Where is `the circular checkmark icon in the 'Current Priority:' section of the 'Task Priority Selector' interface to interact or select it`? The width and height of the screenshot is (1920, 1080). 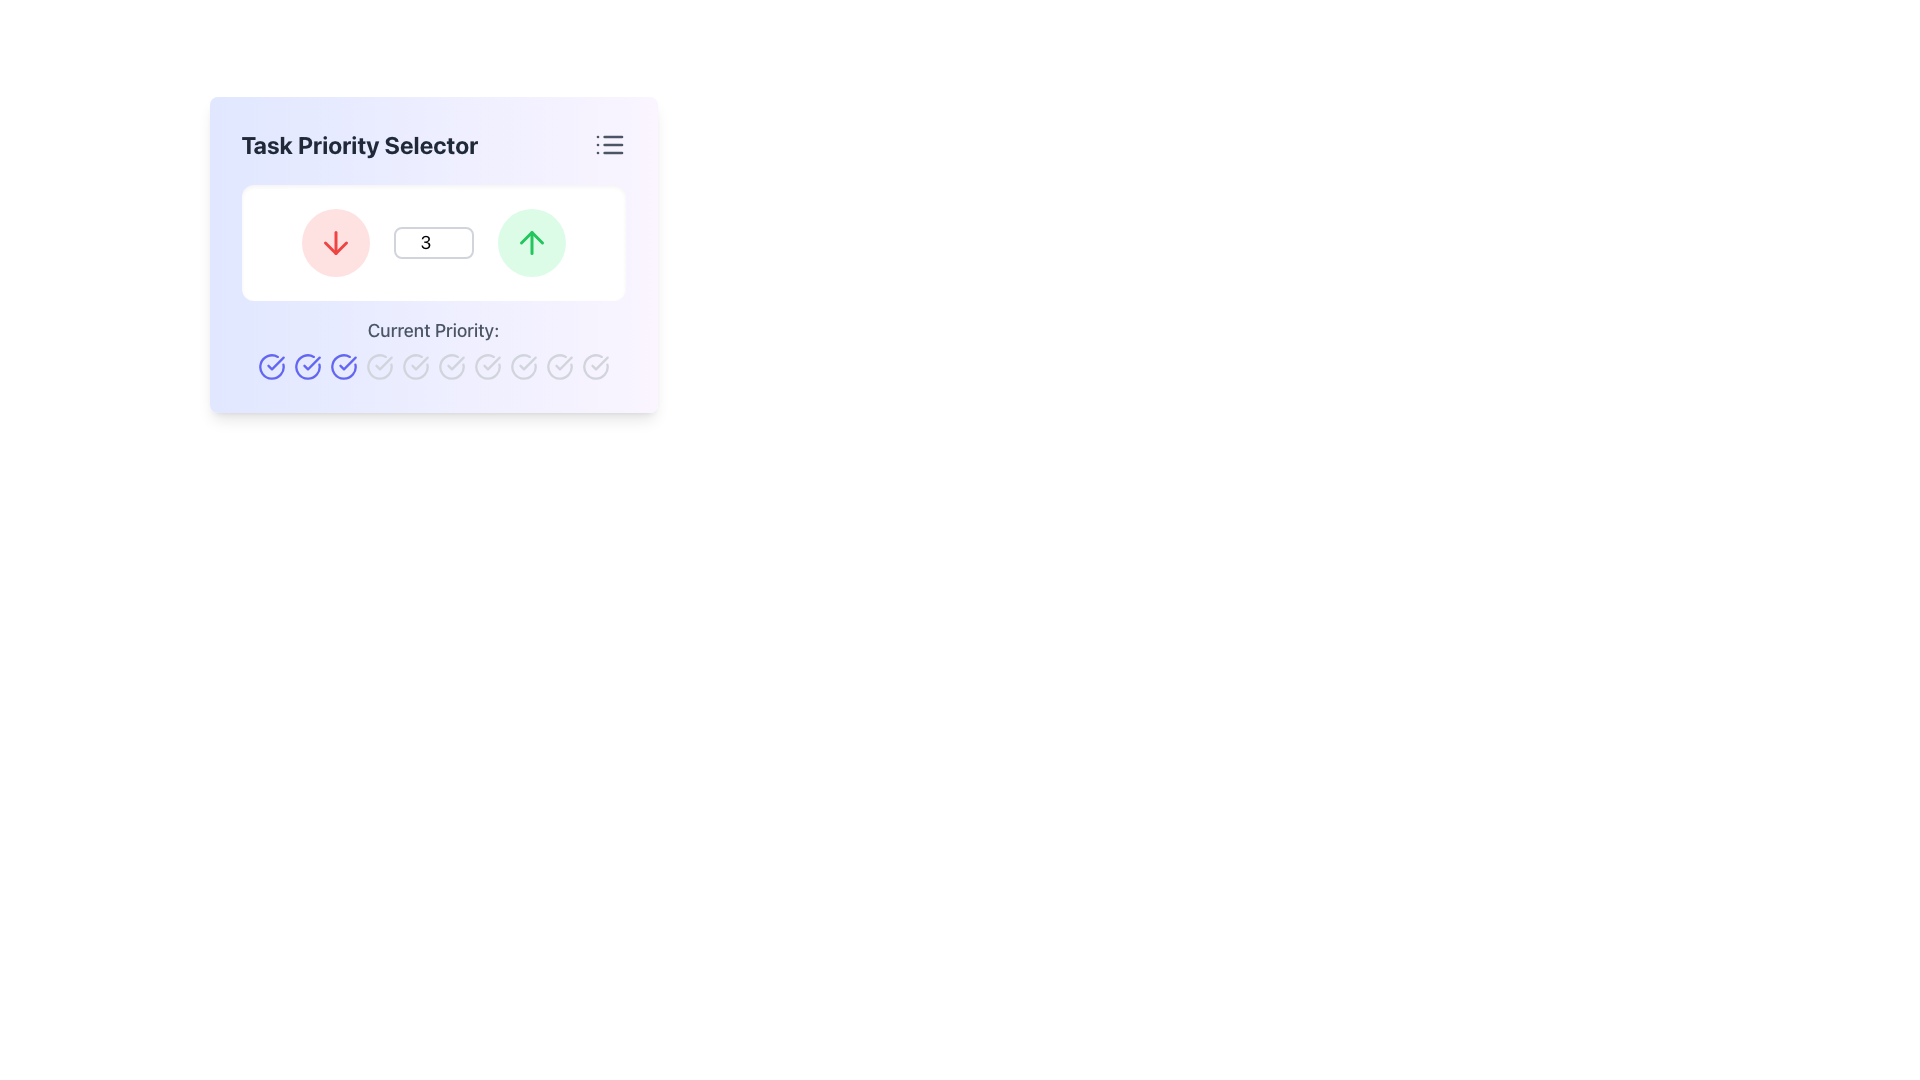
the circular checkmark icon in the 'Current Priority:' section of the 'Task Priority Selector' interface to interact or select it is located at coordinates (487, 366).